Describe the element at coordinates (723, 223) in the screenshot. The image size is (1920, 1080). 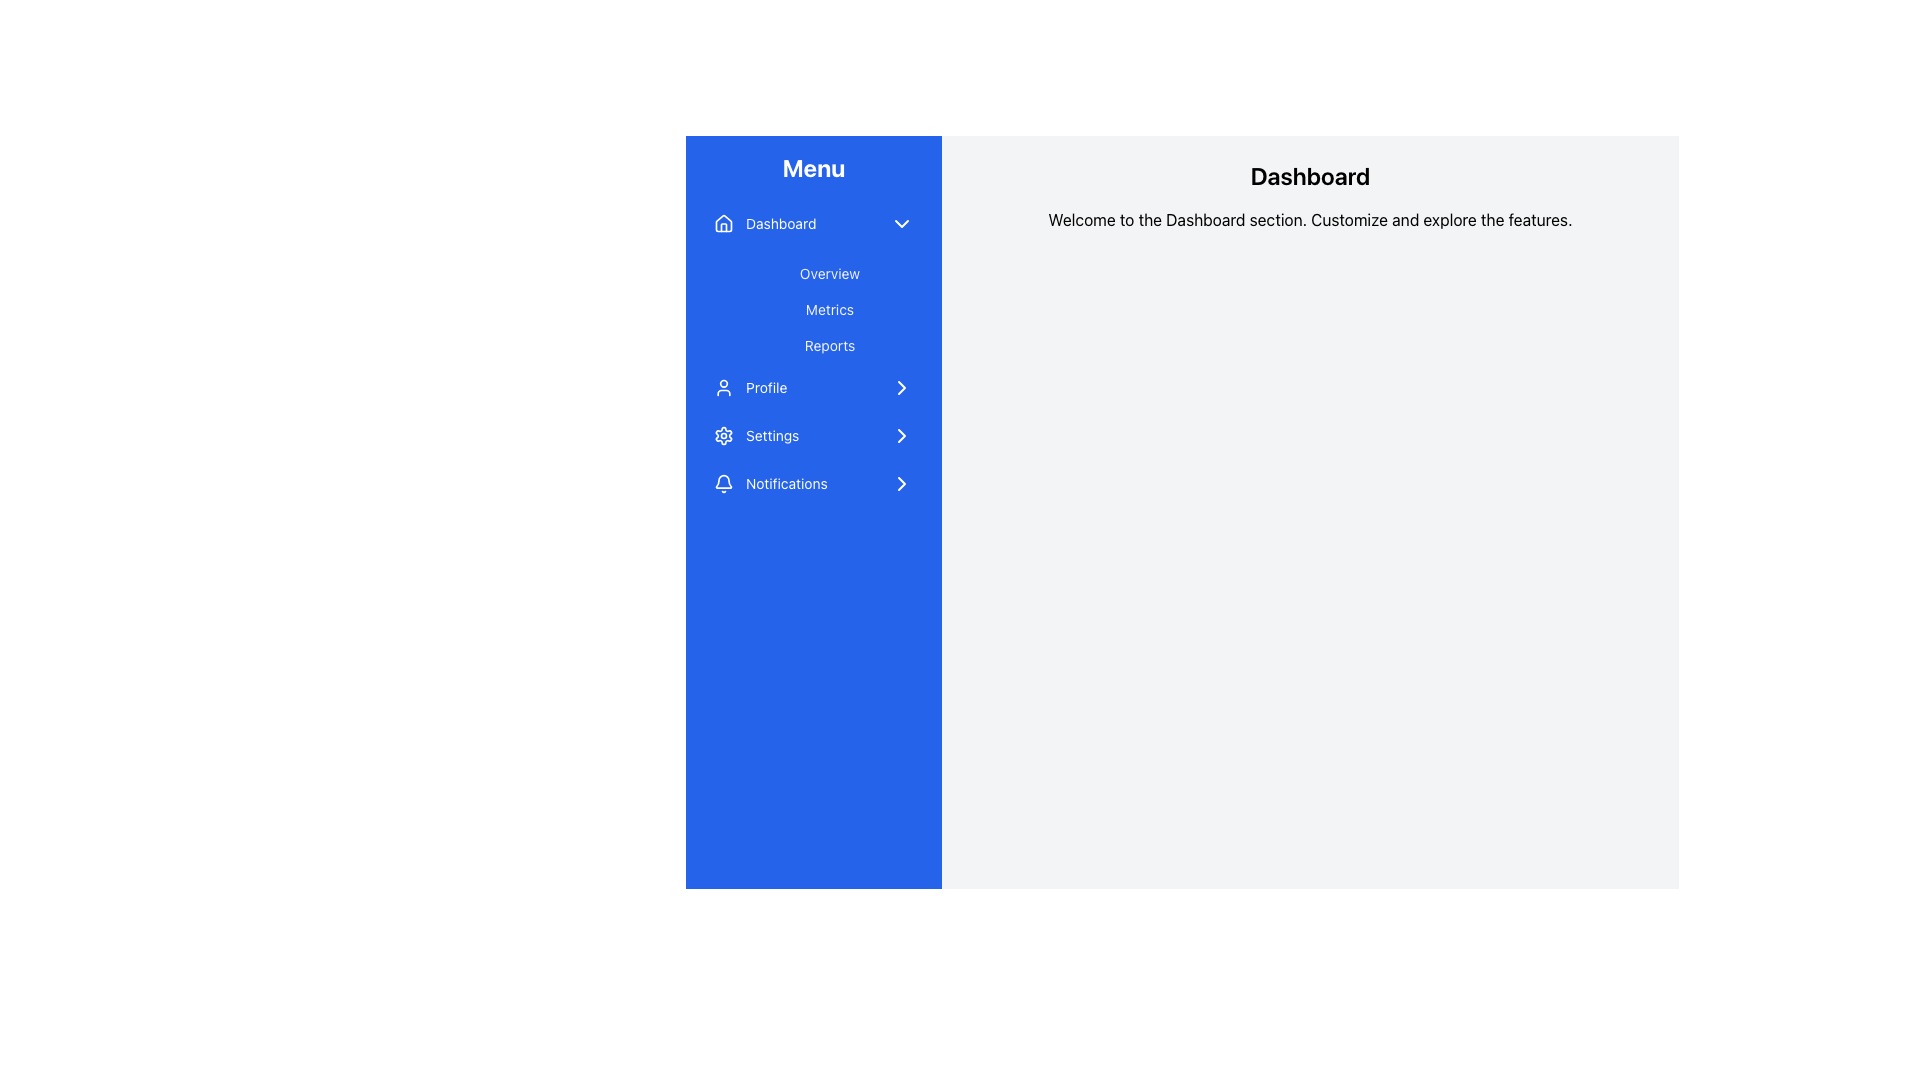
I see `the house icon representing the 'Dashboard' menu option located at the top of the vertical menu panel on the left side of the interface` at that location.